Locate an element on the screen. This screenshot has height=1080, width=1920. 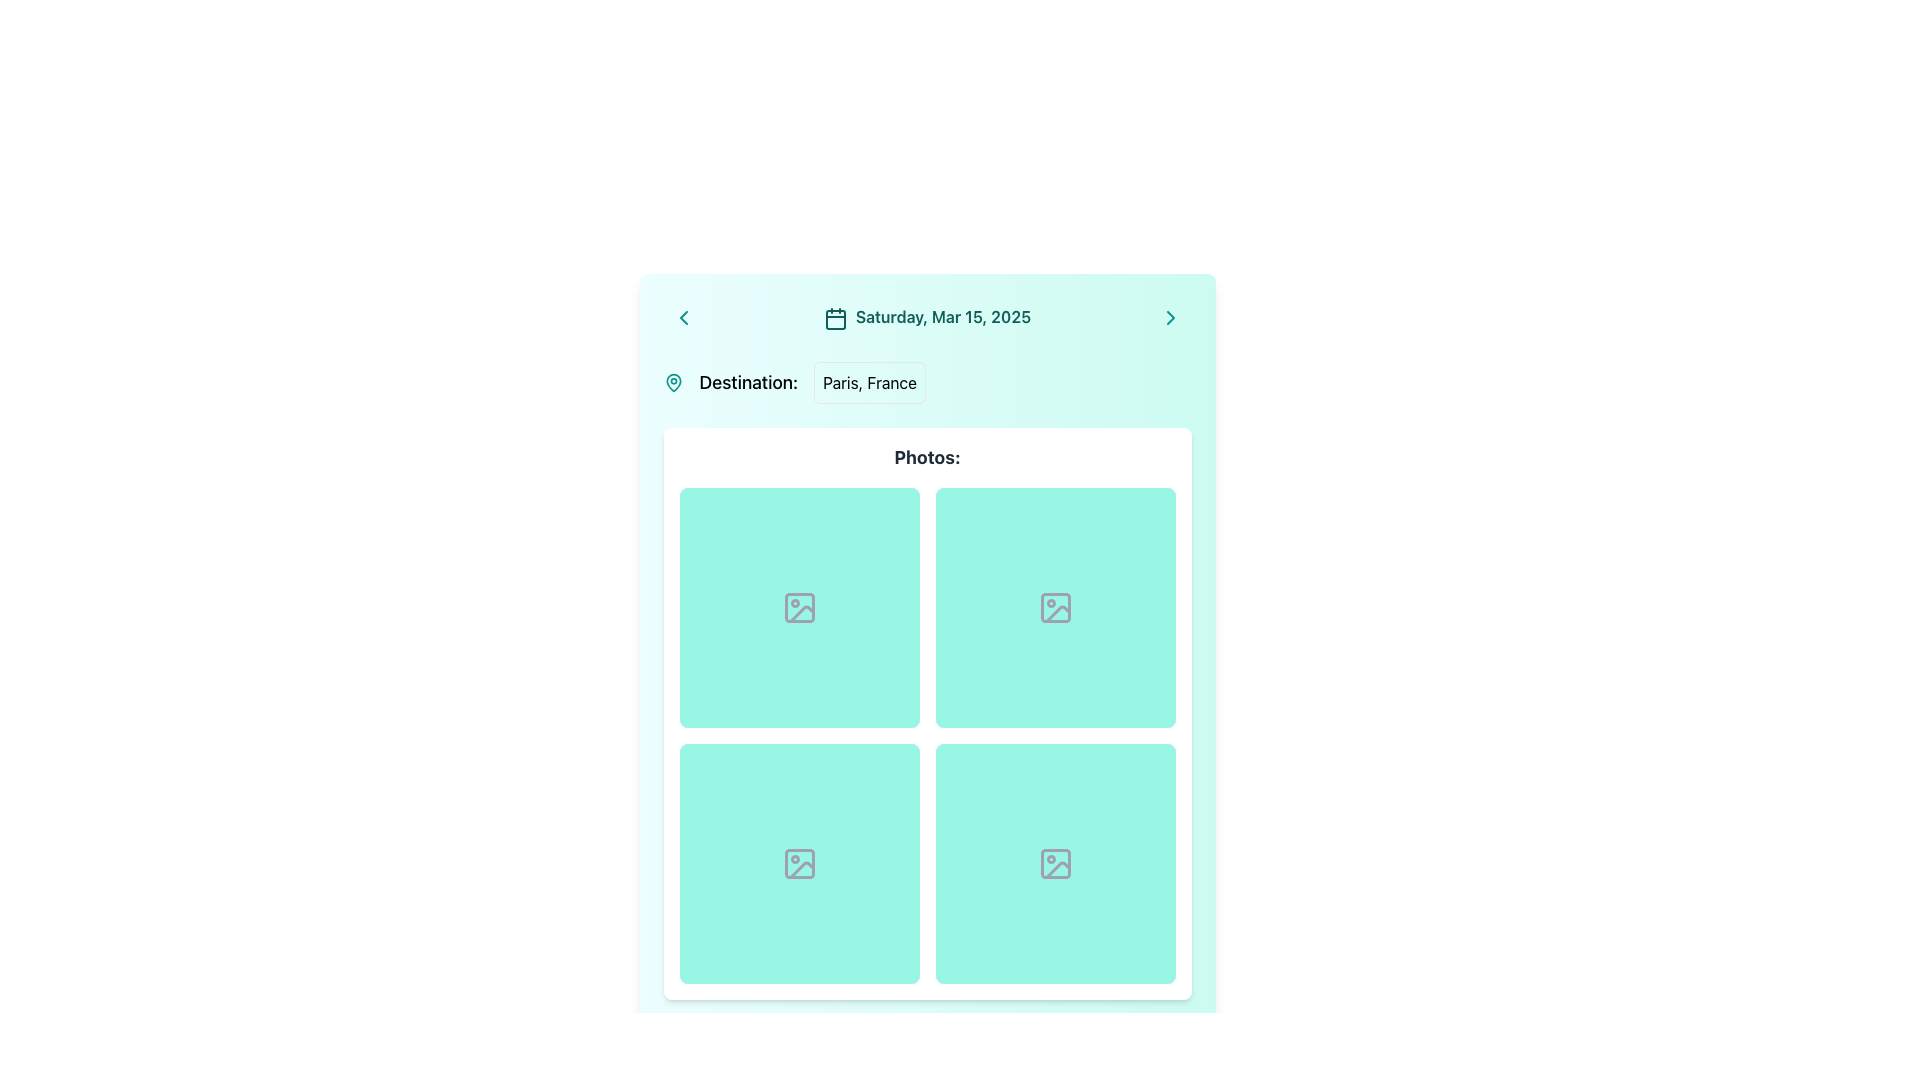
the static icon representing an empty or default image slot located in the top row, second column of a 2x2 grid layout within the photo display section is located at coordinates (1054, 607).